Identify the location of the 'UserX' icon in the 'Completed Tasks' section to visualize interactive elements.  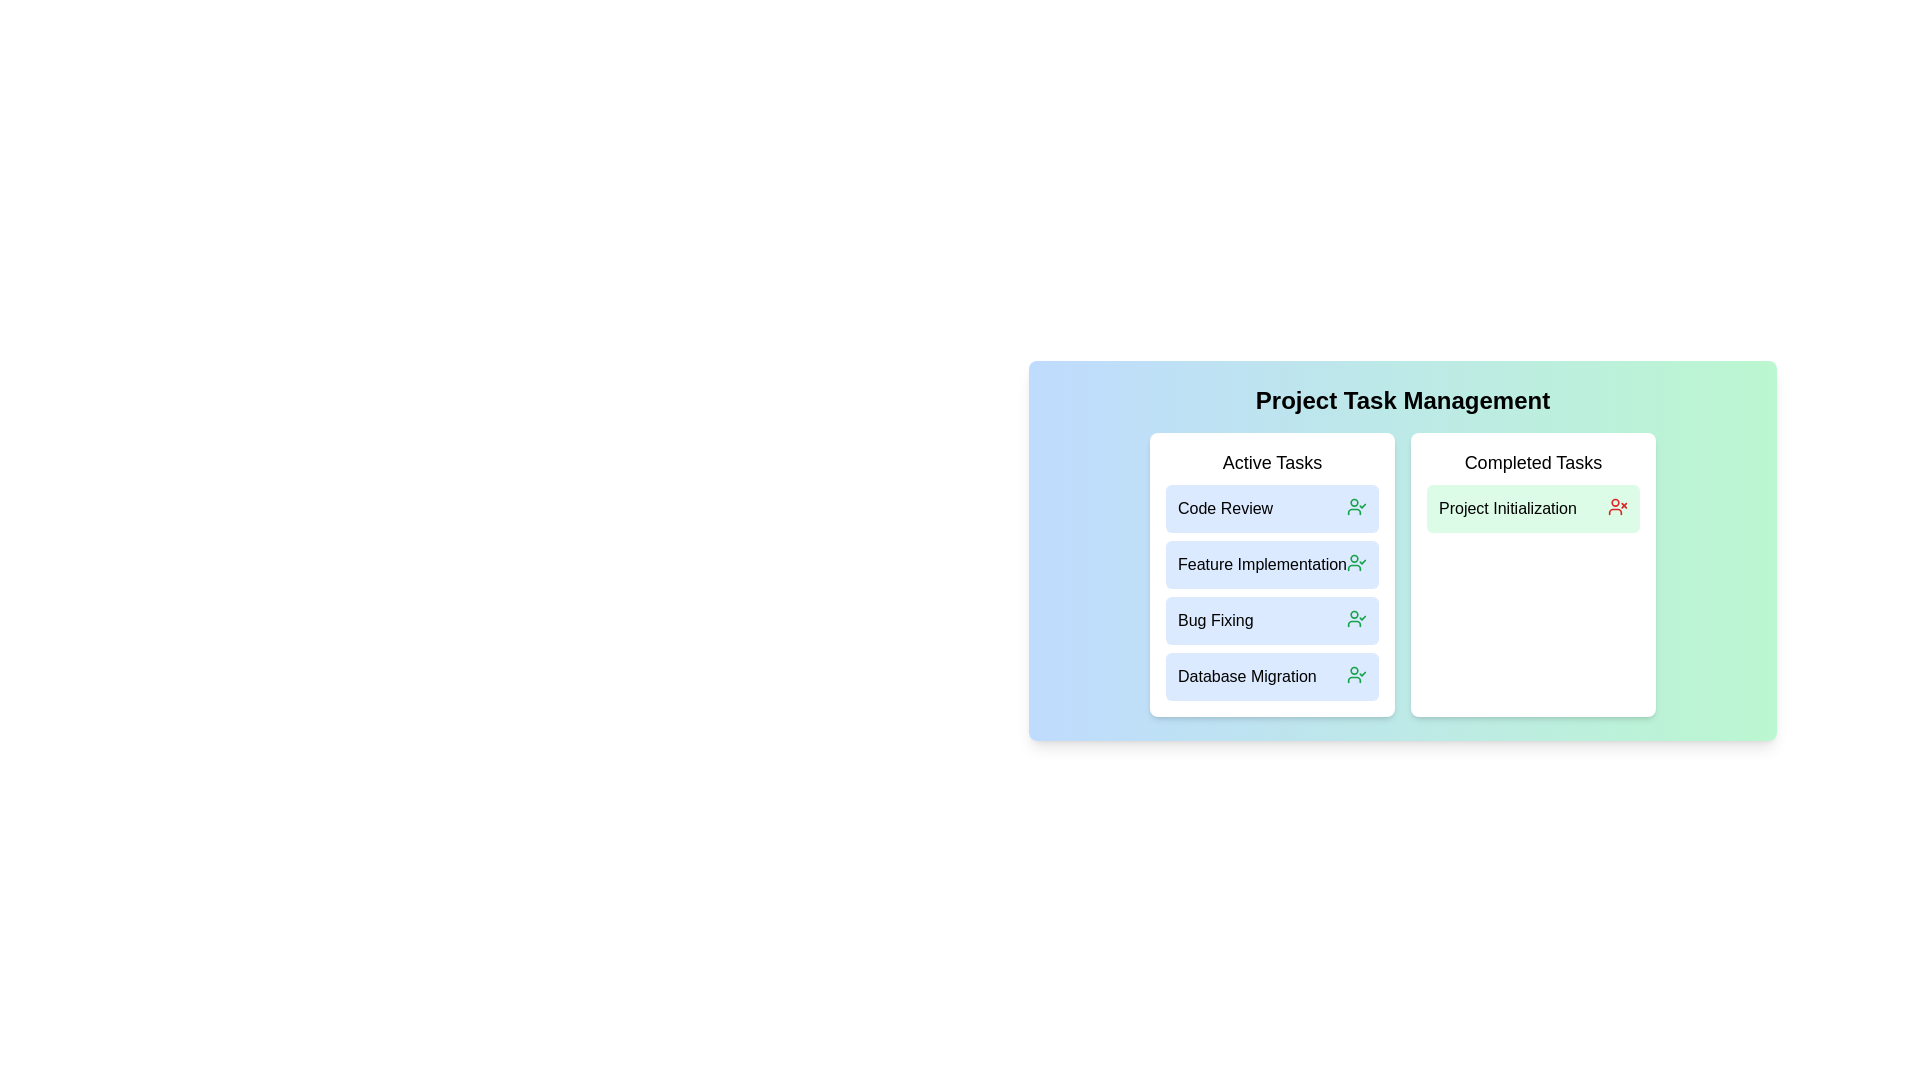
(1617, 505).